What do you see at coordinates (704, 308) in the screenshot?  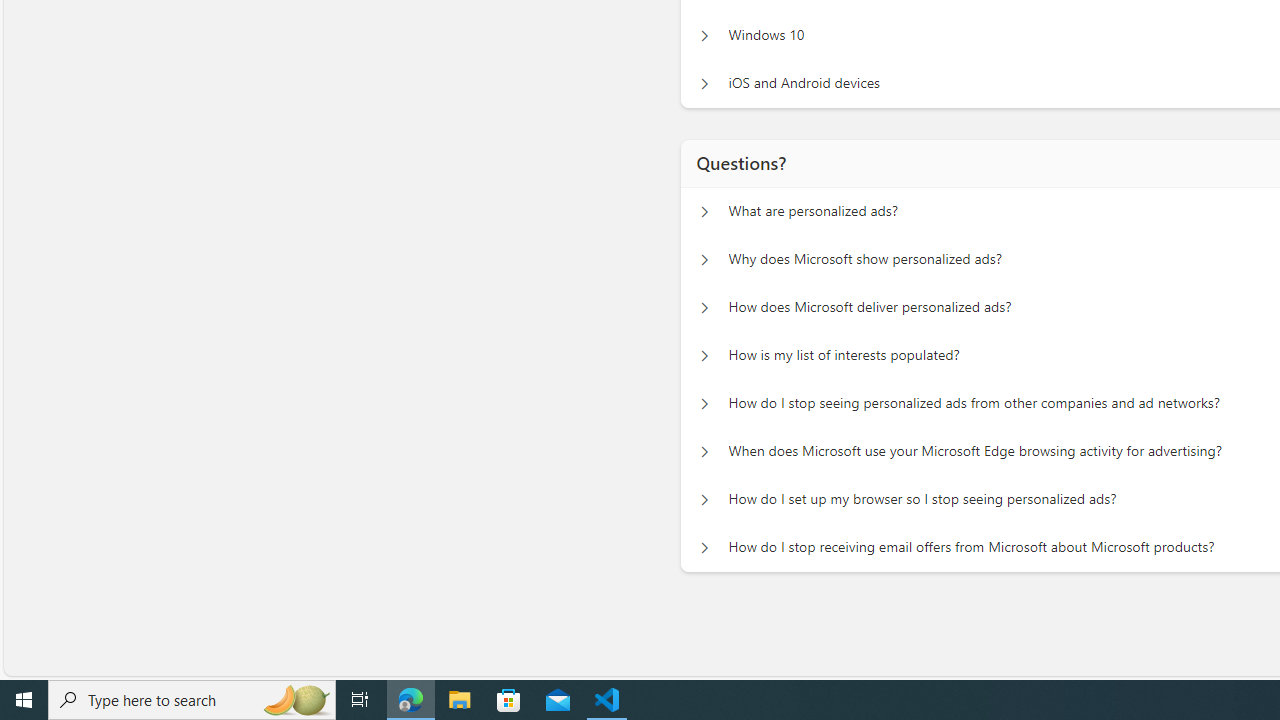 I see `'Questions? How does Microsoft deliver personalized ads?'` at bounding box center [704, 308].